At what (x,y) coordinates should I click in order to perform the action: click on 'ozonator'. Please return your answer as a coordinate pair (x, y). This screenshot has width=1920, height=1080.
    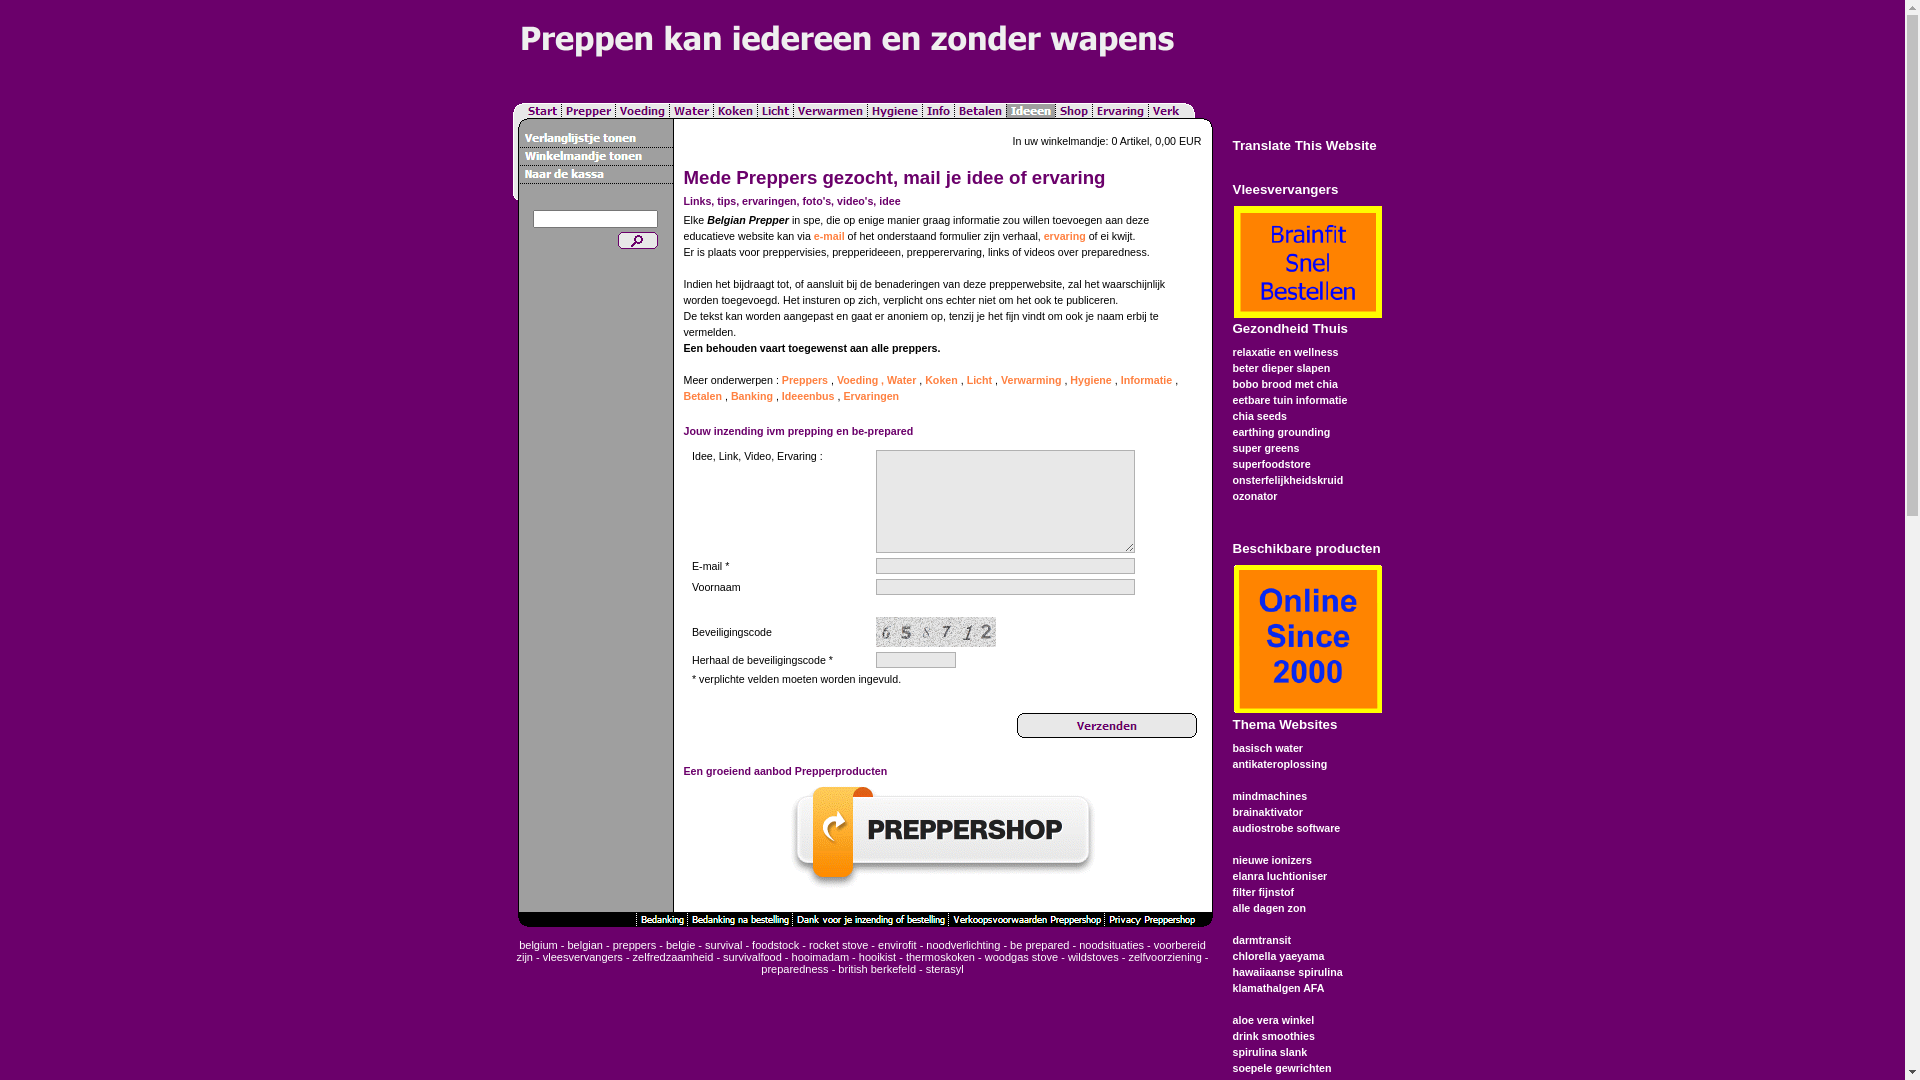
    Looking at the image, I should click on (1253, 495).